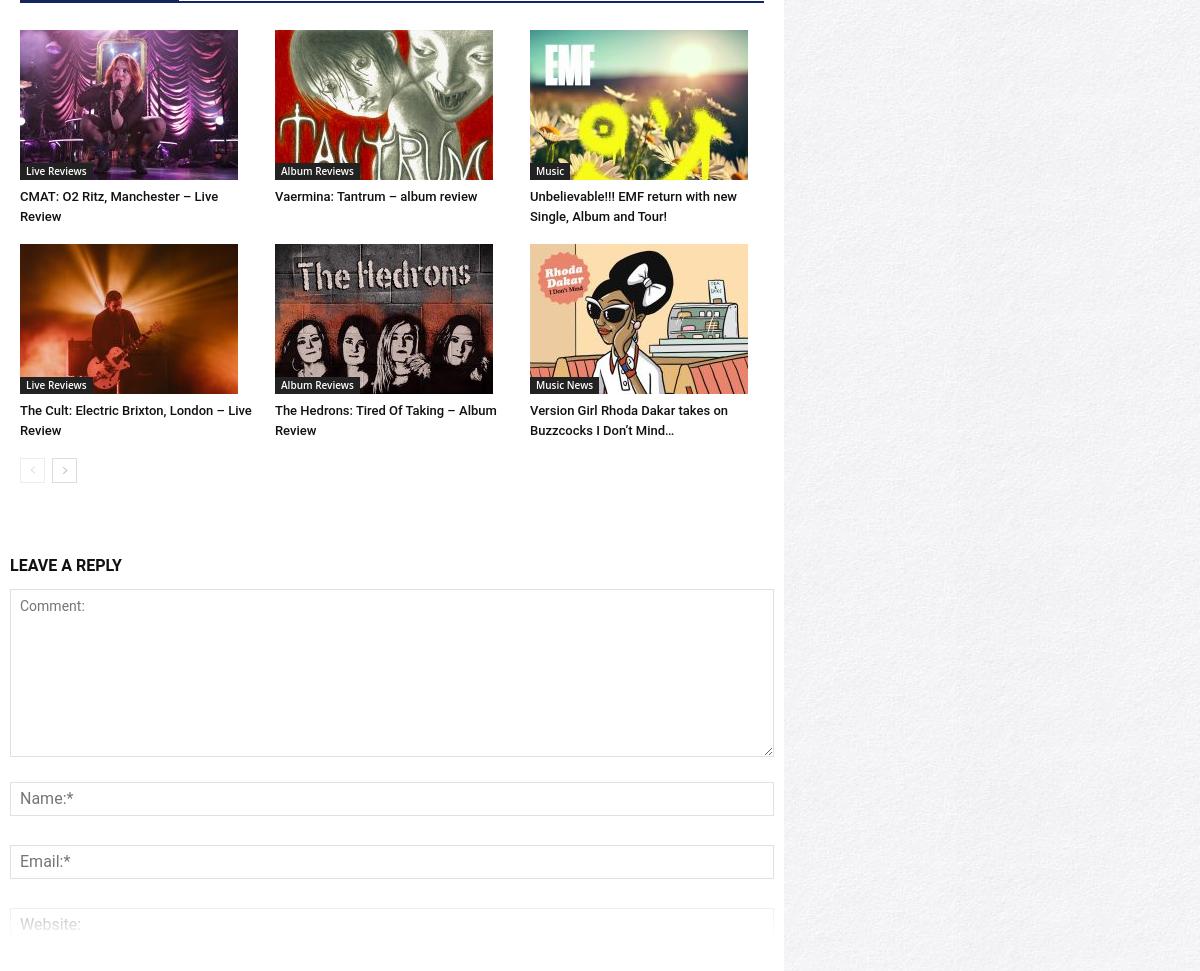  Describe the element at coordinates (65, 633) in the screenshot. I see `'LEAVE A REPLY'` at that location.